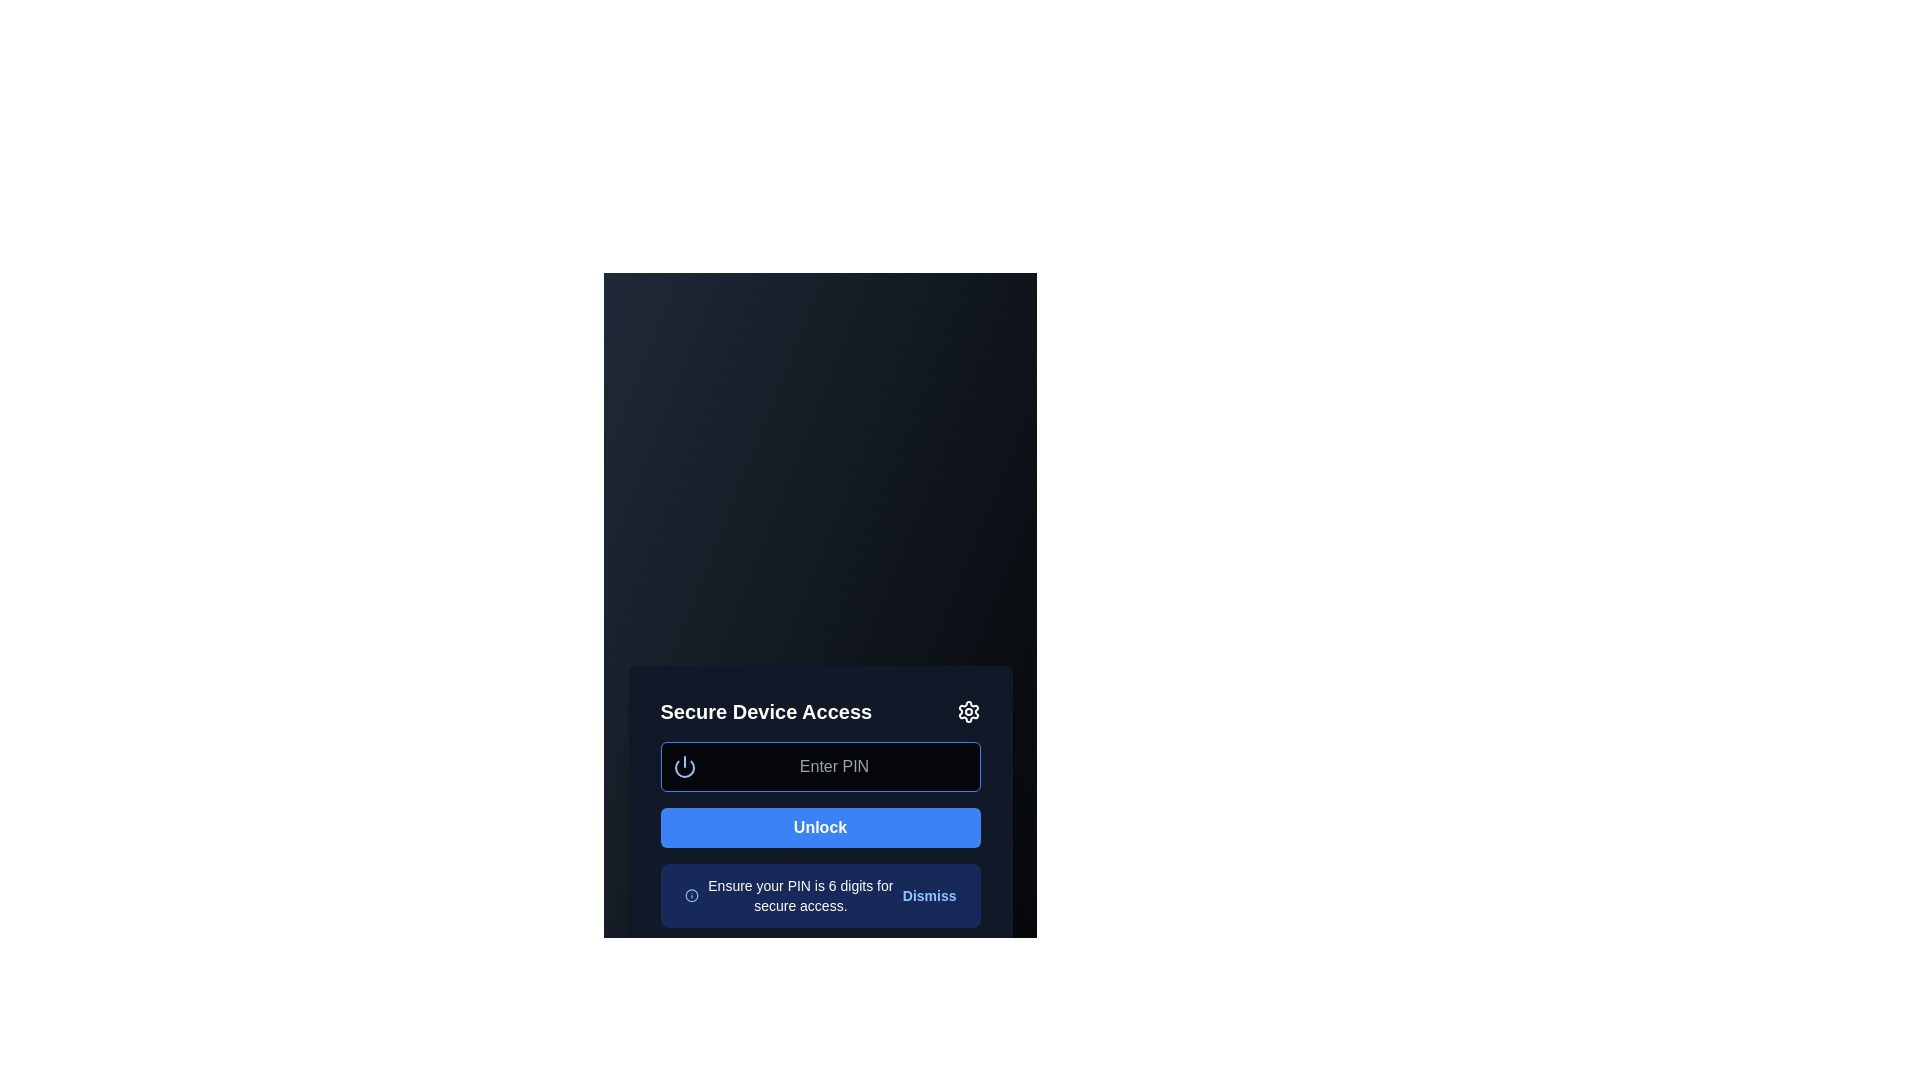 Image resolution: width=1920 pixels, height=1080 pixels. What do you see at coordinates (968, 711) in the screenshot?
I see `the settings icon located in the top-right corner of the 'Secure Device Access' module` at bounding box center [968, 711].